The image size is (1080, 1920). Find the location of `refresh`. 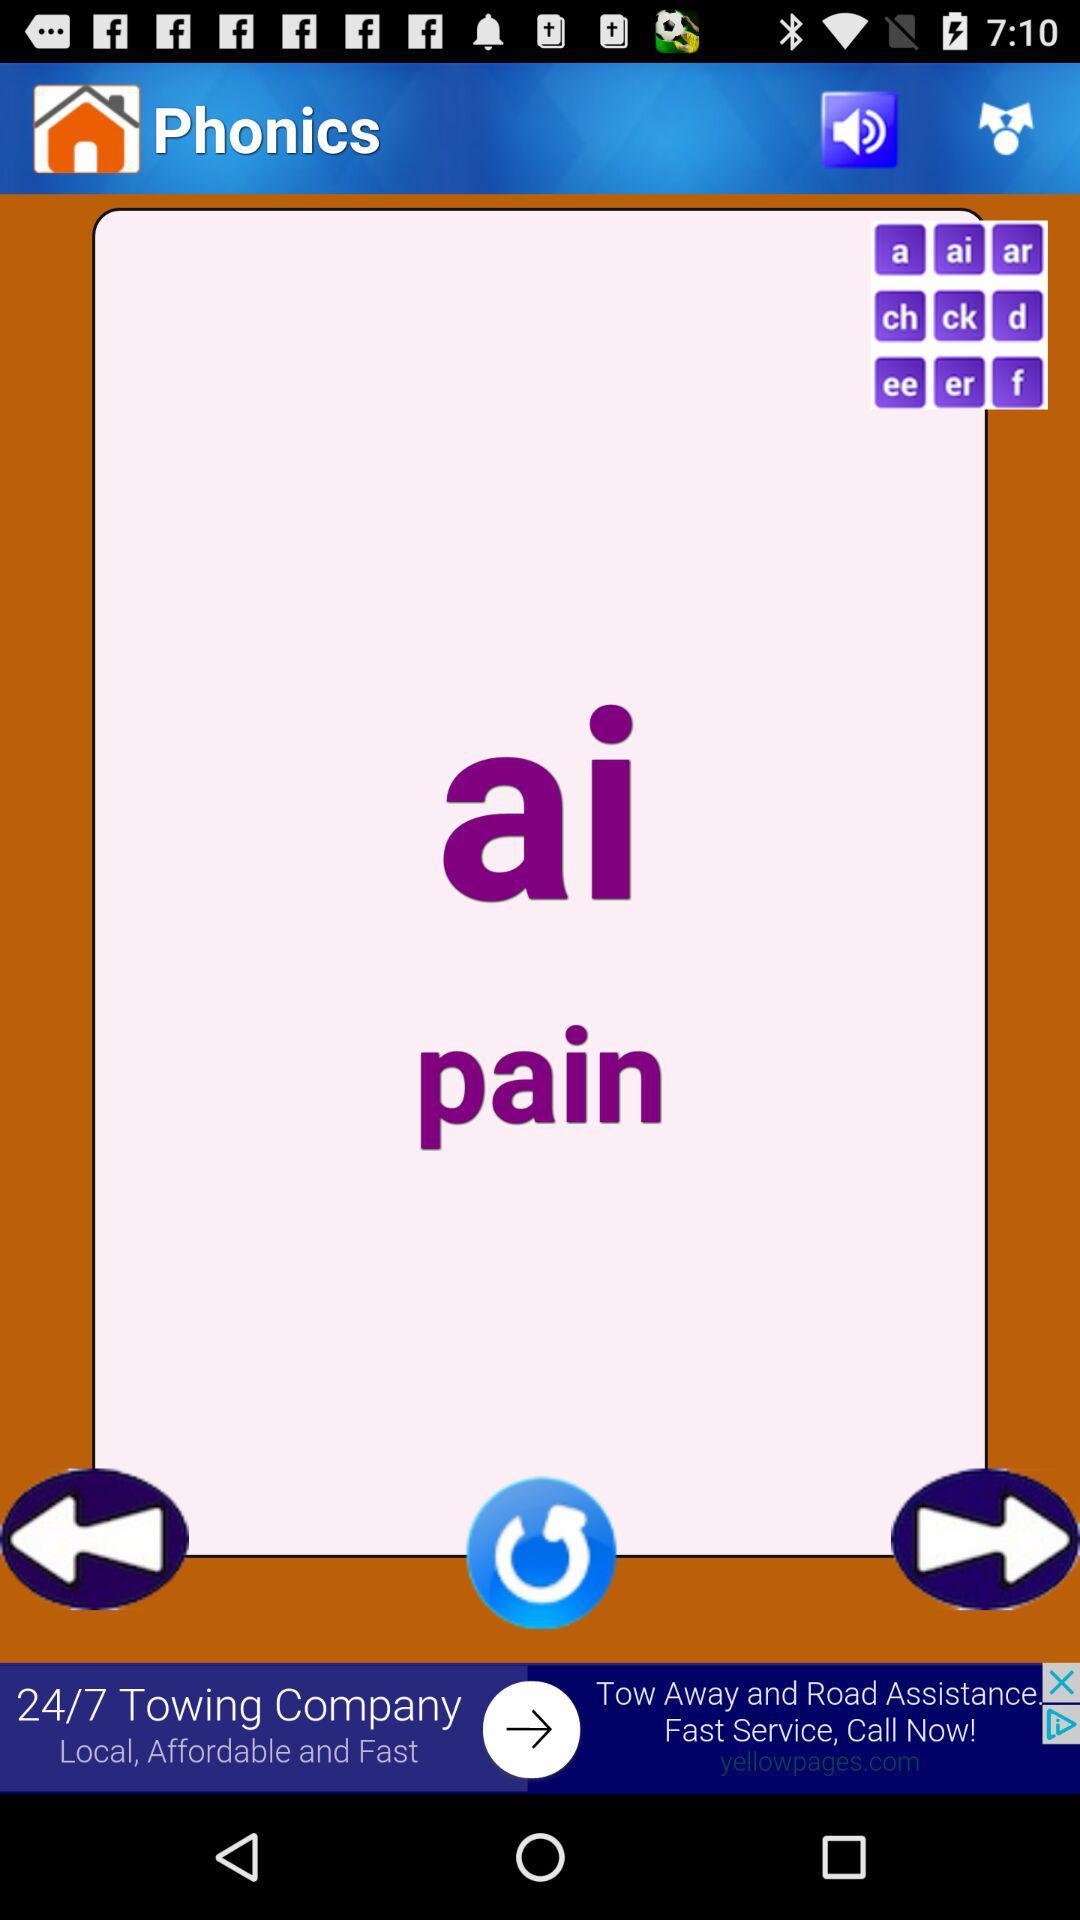

refresh is located at coordinates (540, 1551).